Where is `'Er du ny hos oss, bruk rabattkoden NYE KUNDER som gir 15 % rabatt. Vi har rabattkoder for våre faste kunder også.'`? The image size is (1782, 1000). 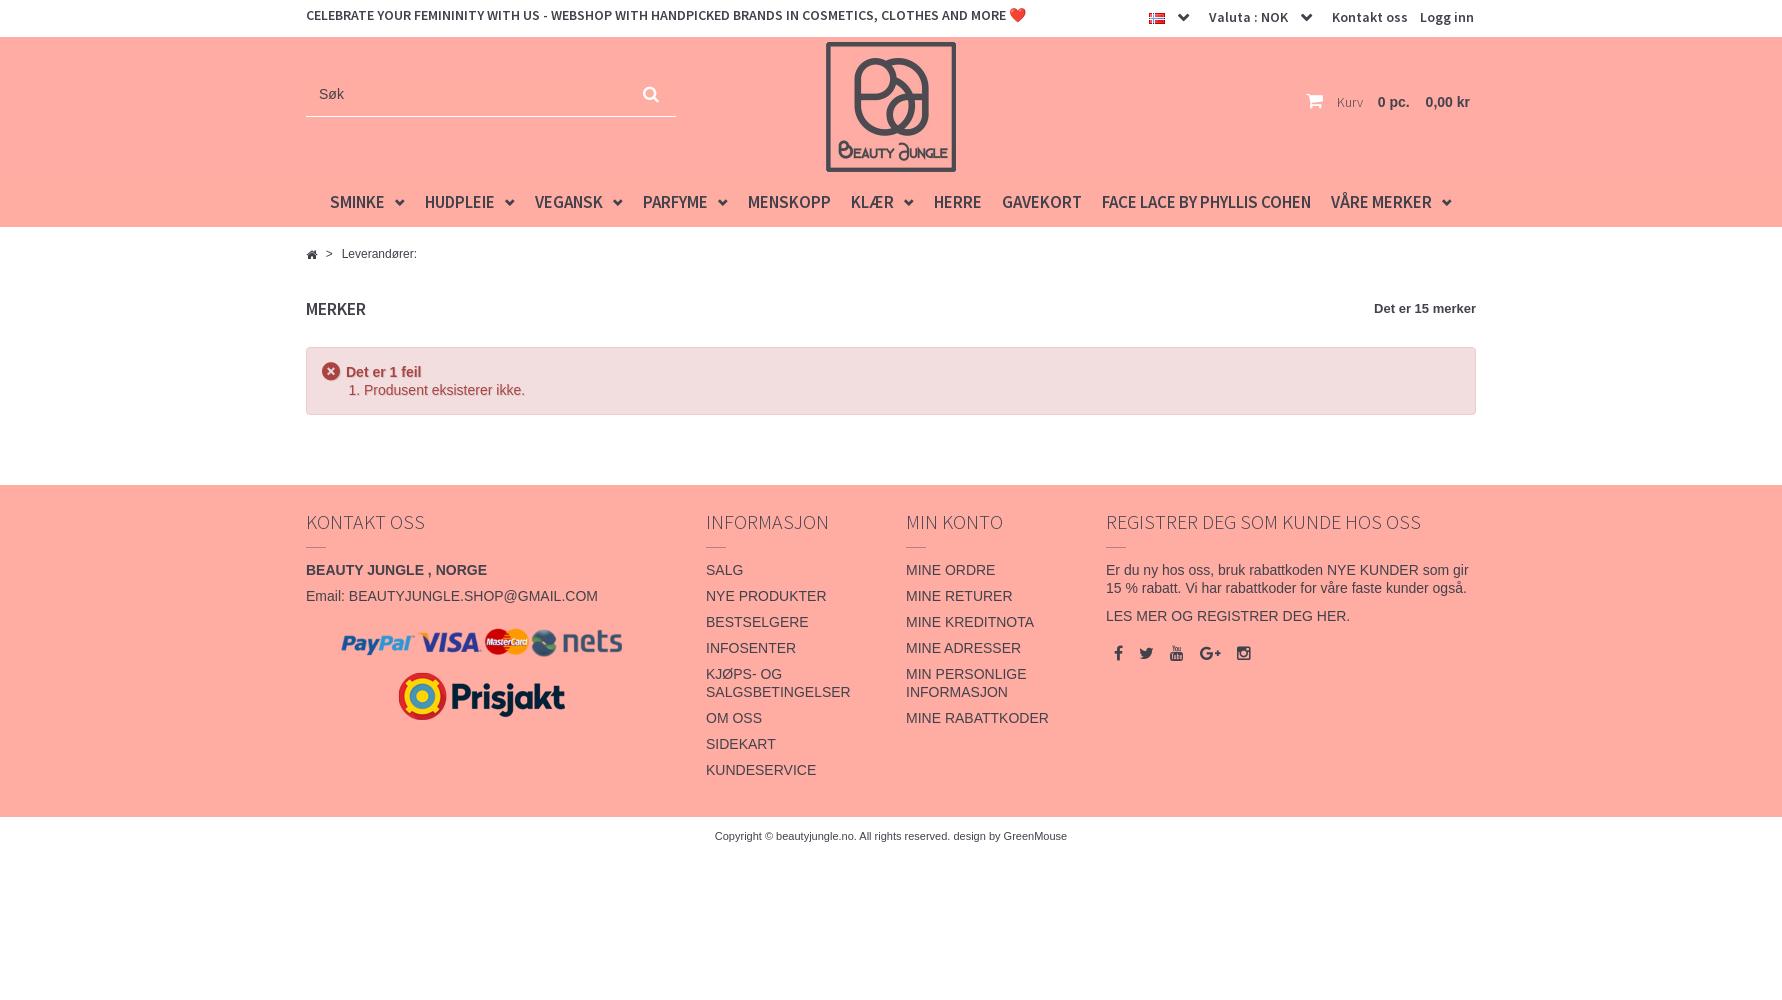 'Er du ny hos oss, bruk rabattkoden NYE KUNDER som gir 15 % rabatt. Vi har rabattkoder for våre faste kunder også.' is located at coordinates (1286, 578).